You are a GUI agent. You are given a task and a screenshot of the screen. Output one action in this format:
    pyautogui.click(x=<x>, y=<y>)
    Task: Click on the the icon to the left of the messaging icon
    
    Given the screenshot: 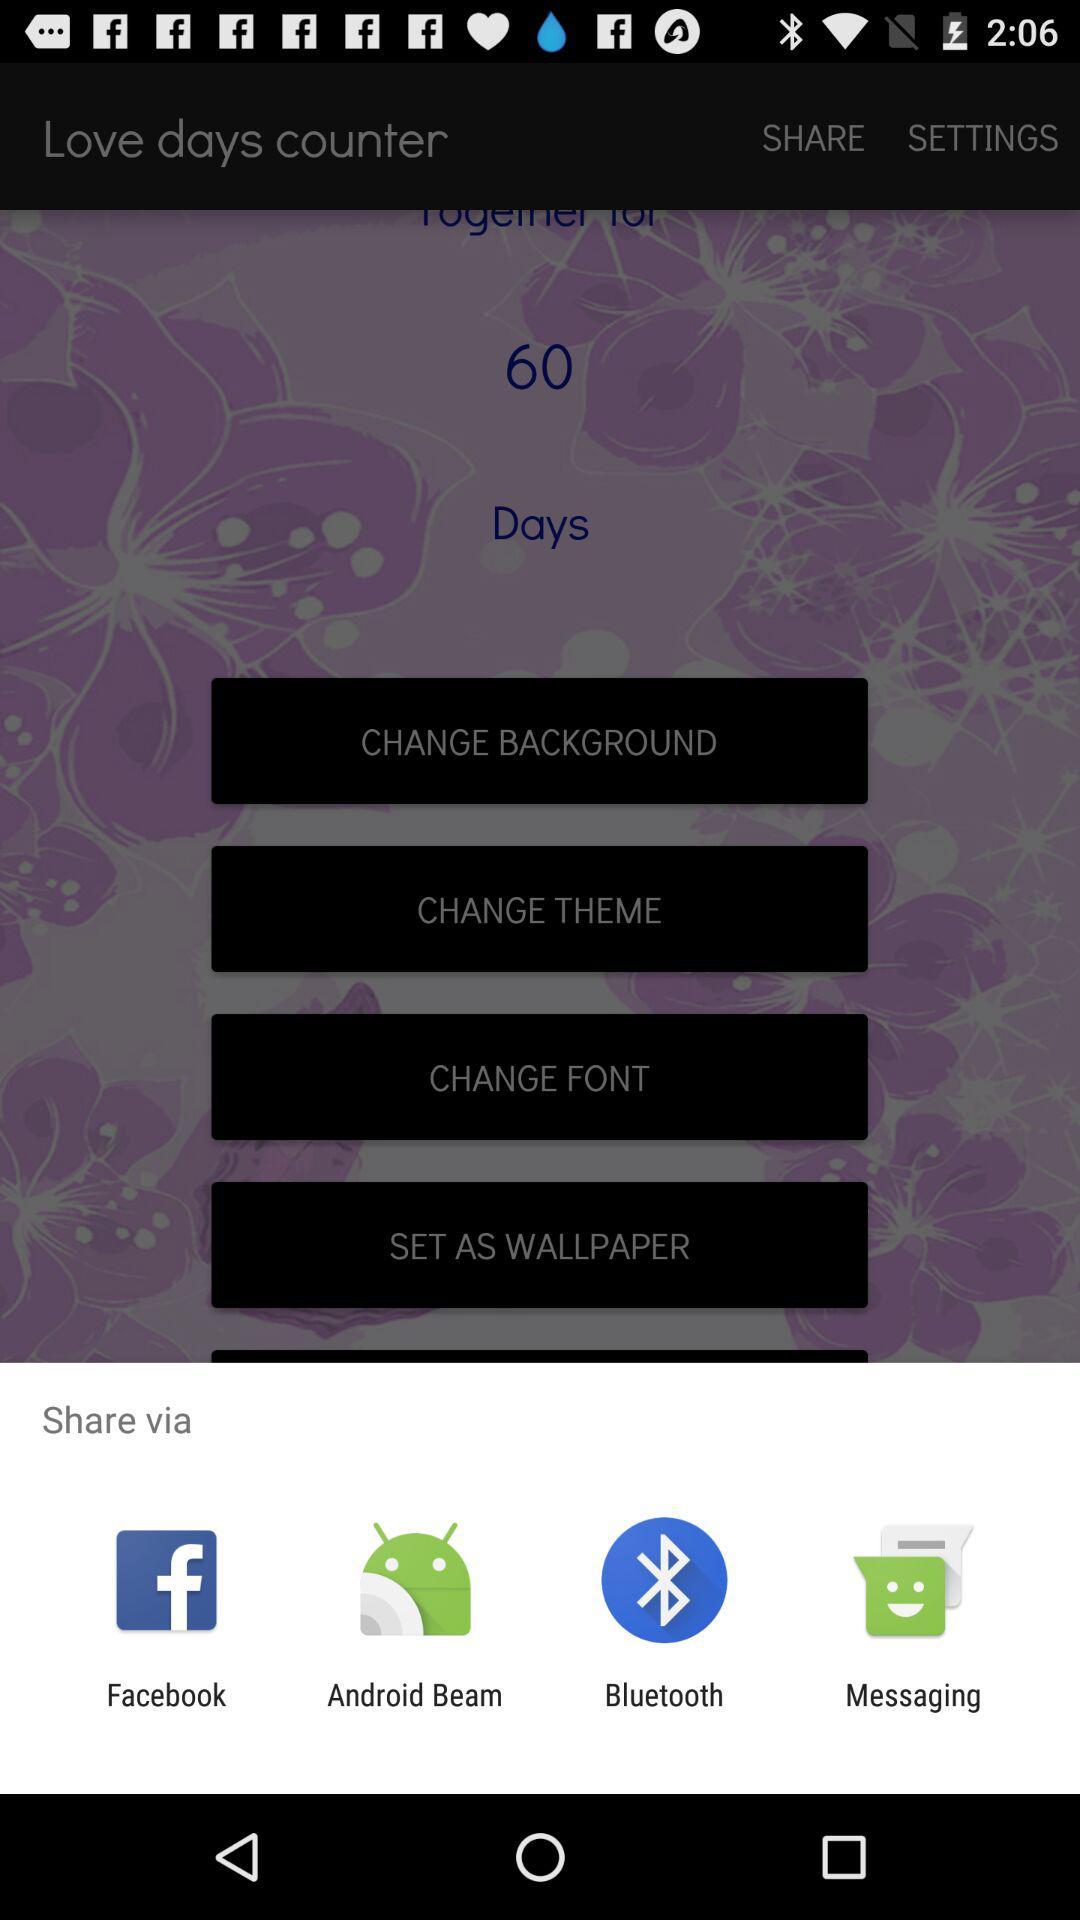 What is the action you would take?
    pyautogui.click(x=664, y=1711)
    